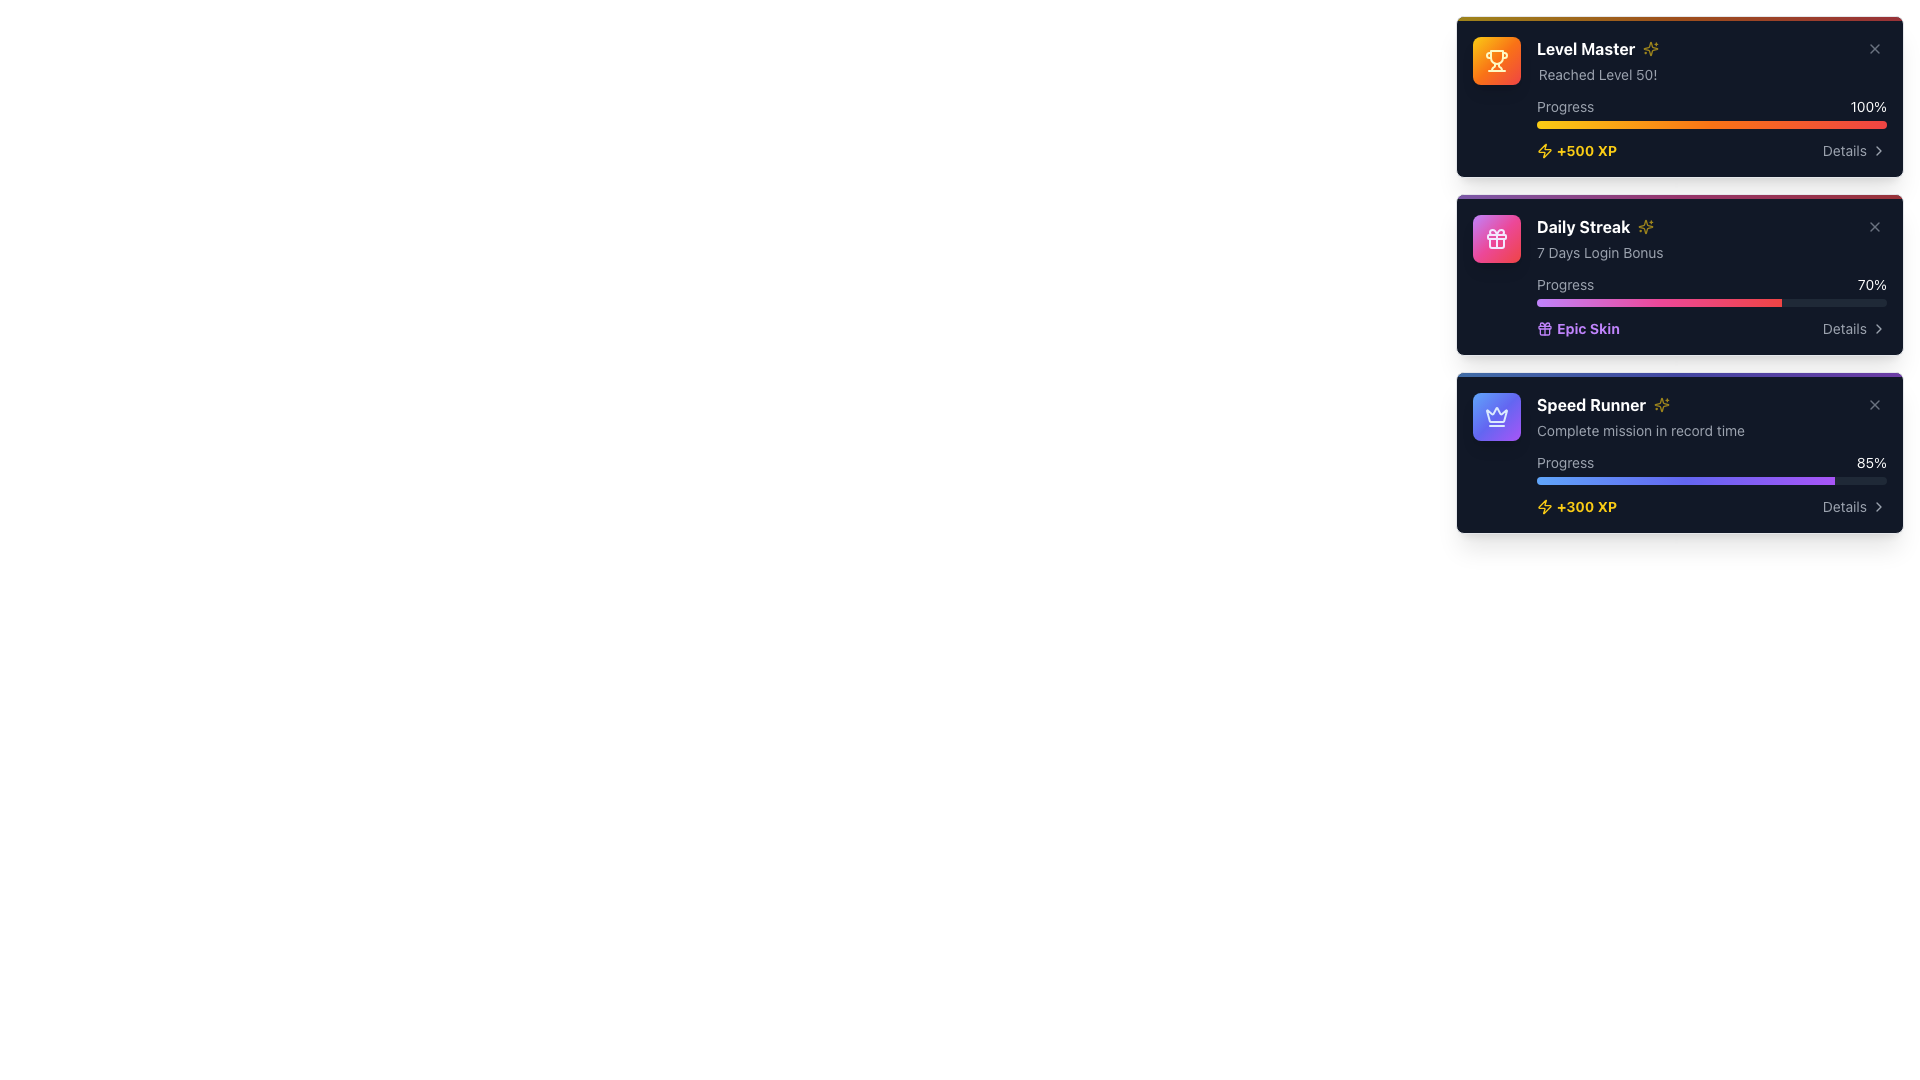  What do you see at coordinates (1544, 327) in the screenshot?
I see `the gift box icon, which is styled with a simplistic outlined design in purple, located next to the 'Epic Skin' text in the 'Daily Streak' card` at bounding box center [1544, 327].